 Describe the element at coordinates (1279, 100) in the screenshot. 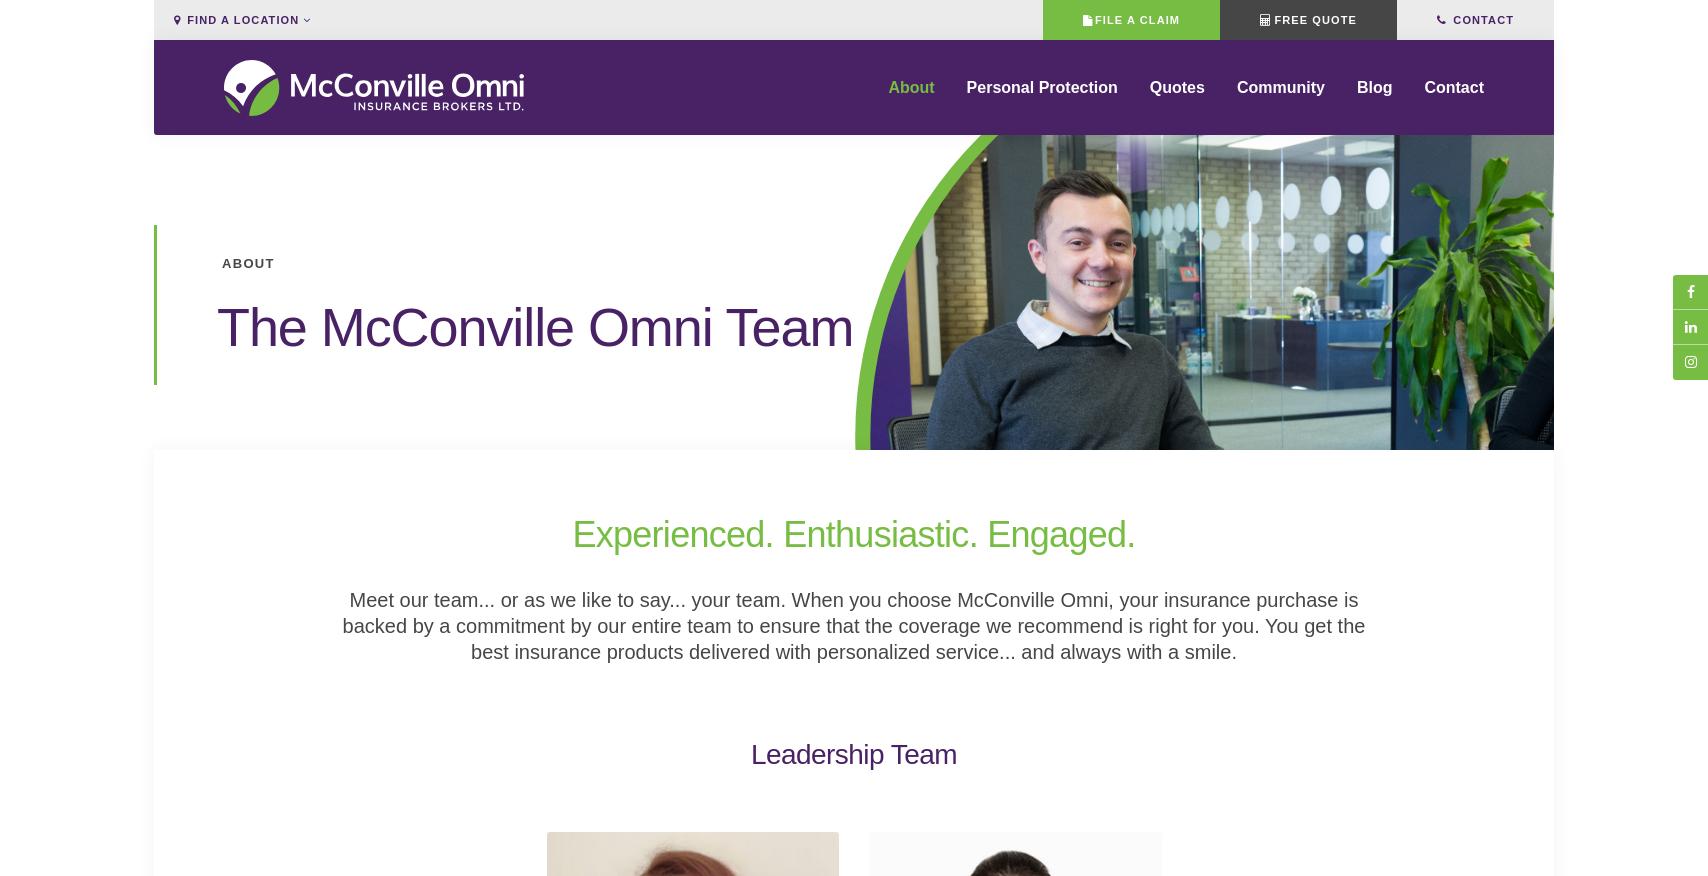

I see `'Community'` at that location.